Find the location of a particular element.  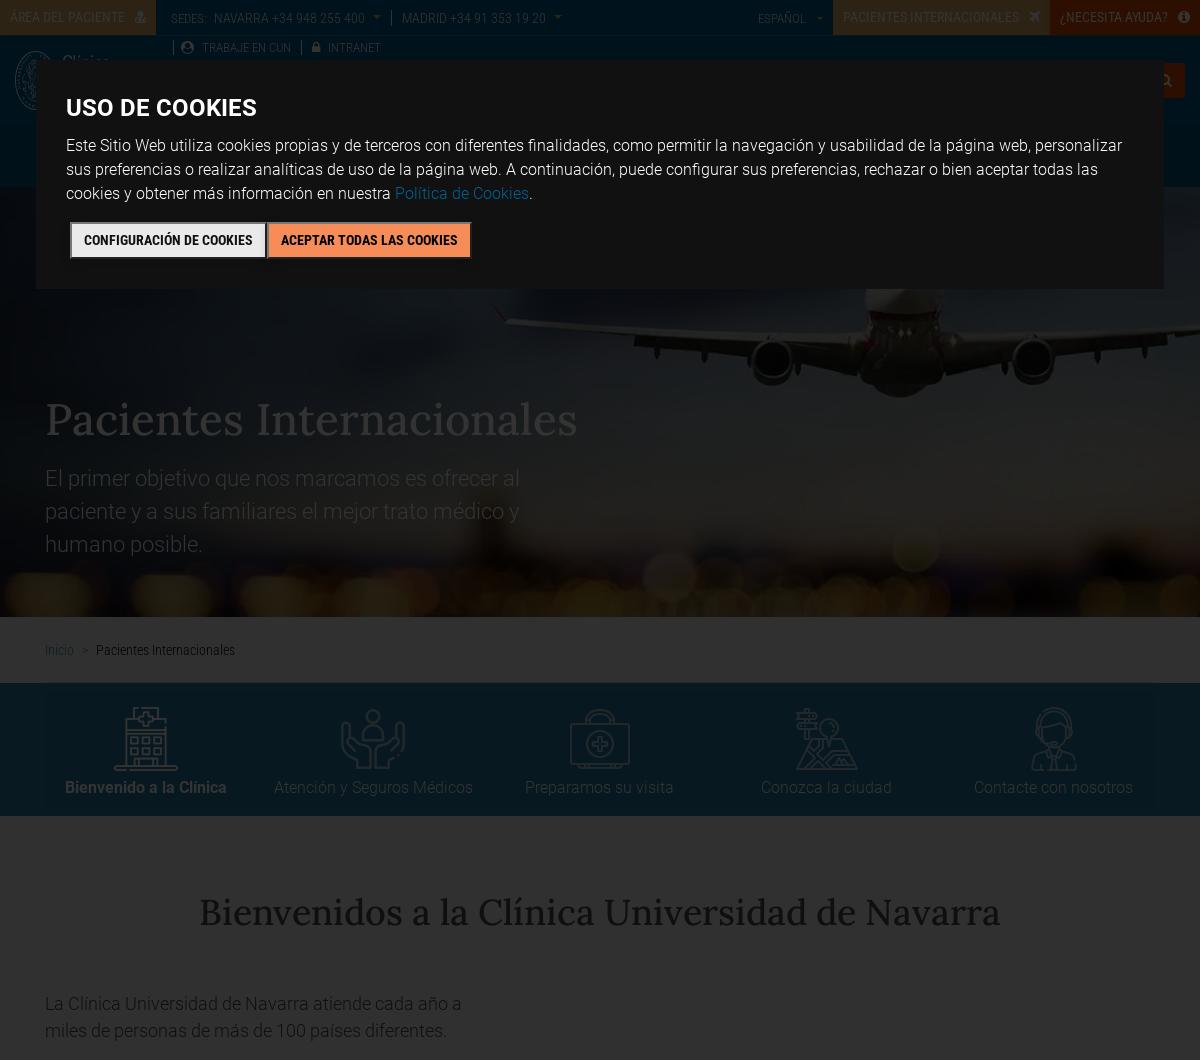

'Configuración de cookies' is located at coordinates (167, 238).